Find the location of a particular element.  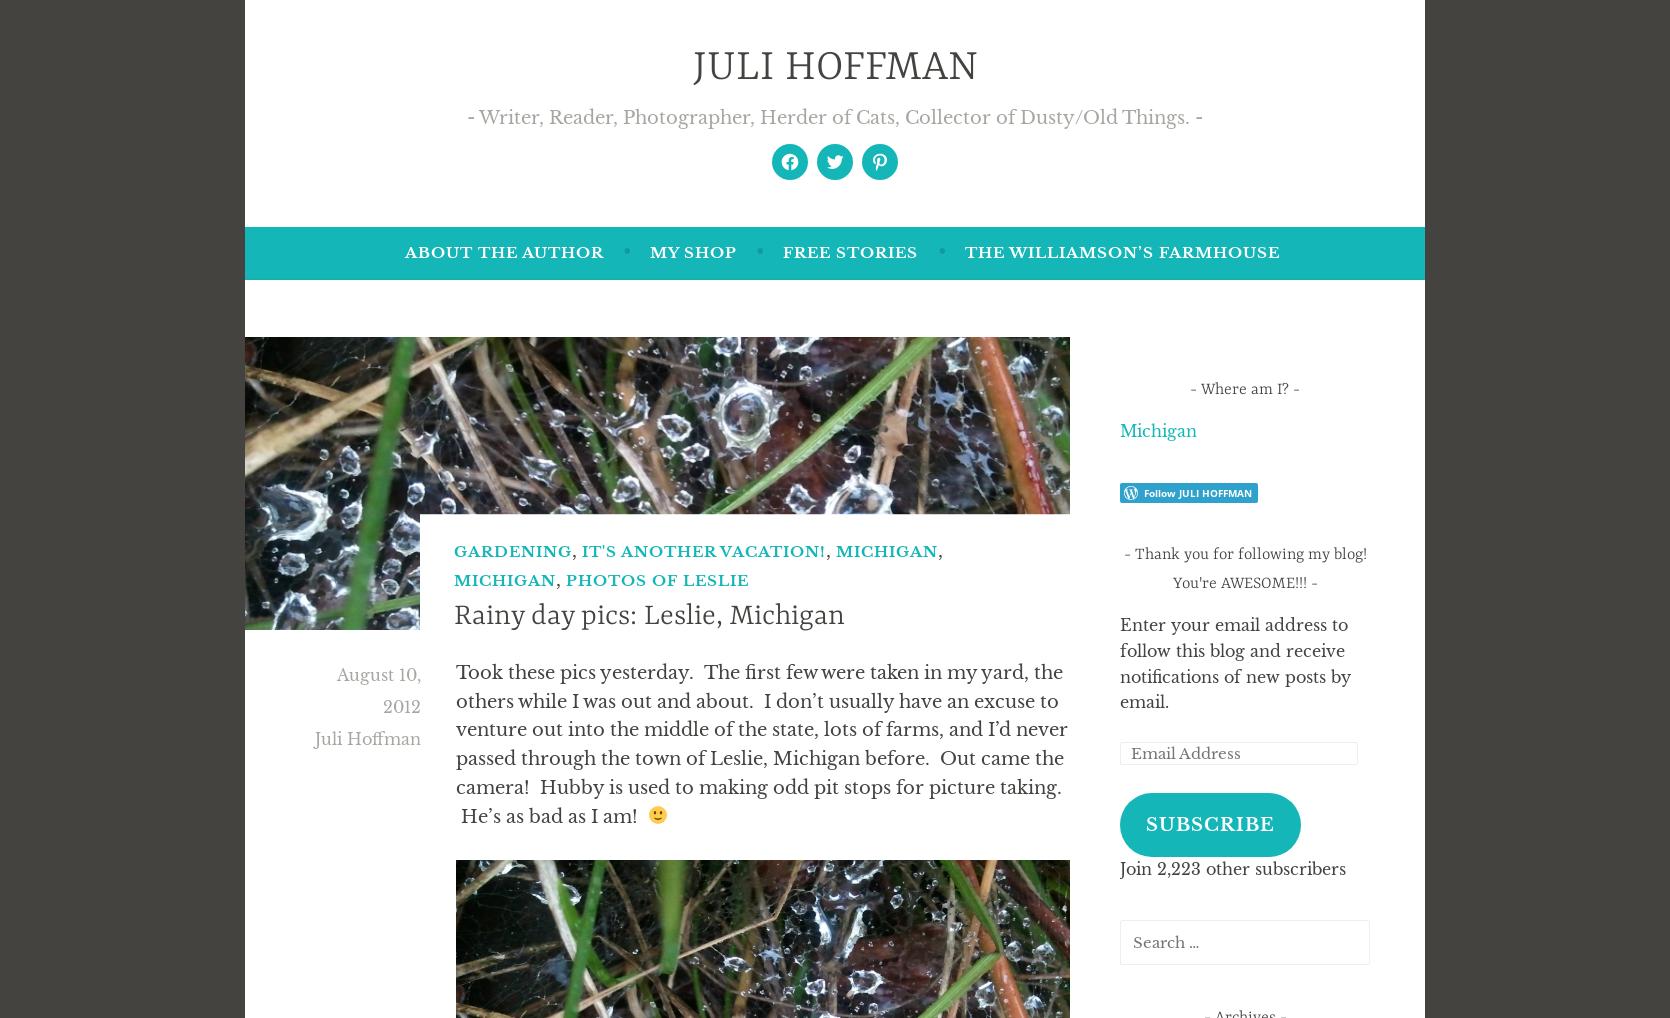

'About the Author' is located at coordinates (403, 250).